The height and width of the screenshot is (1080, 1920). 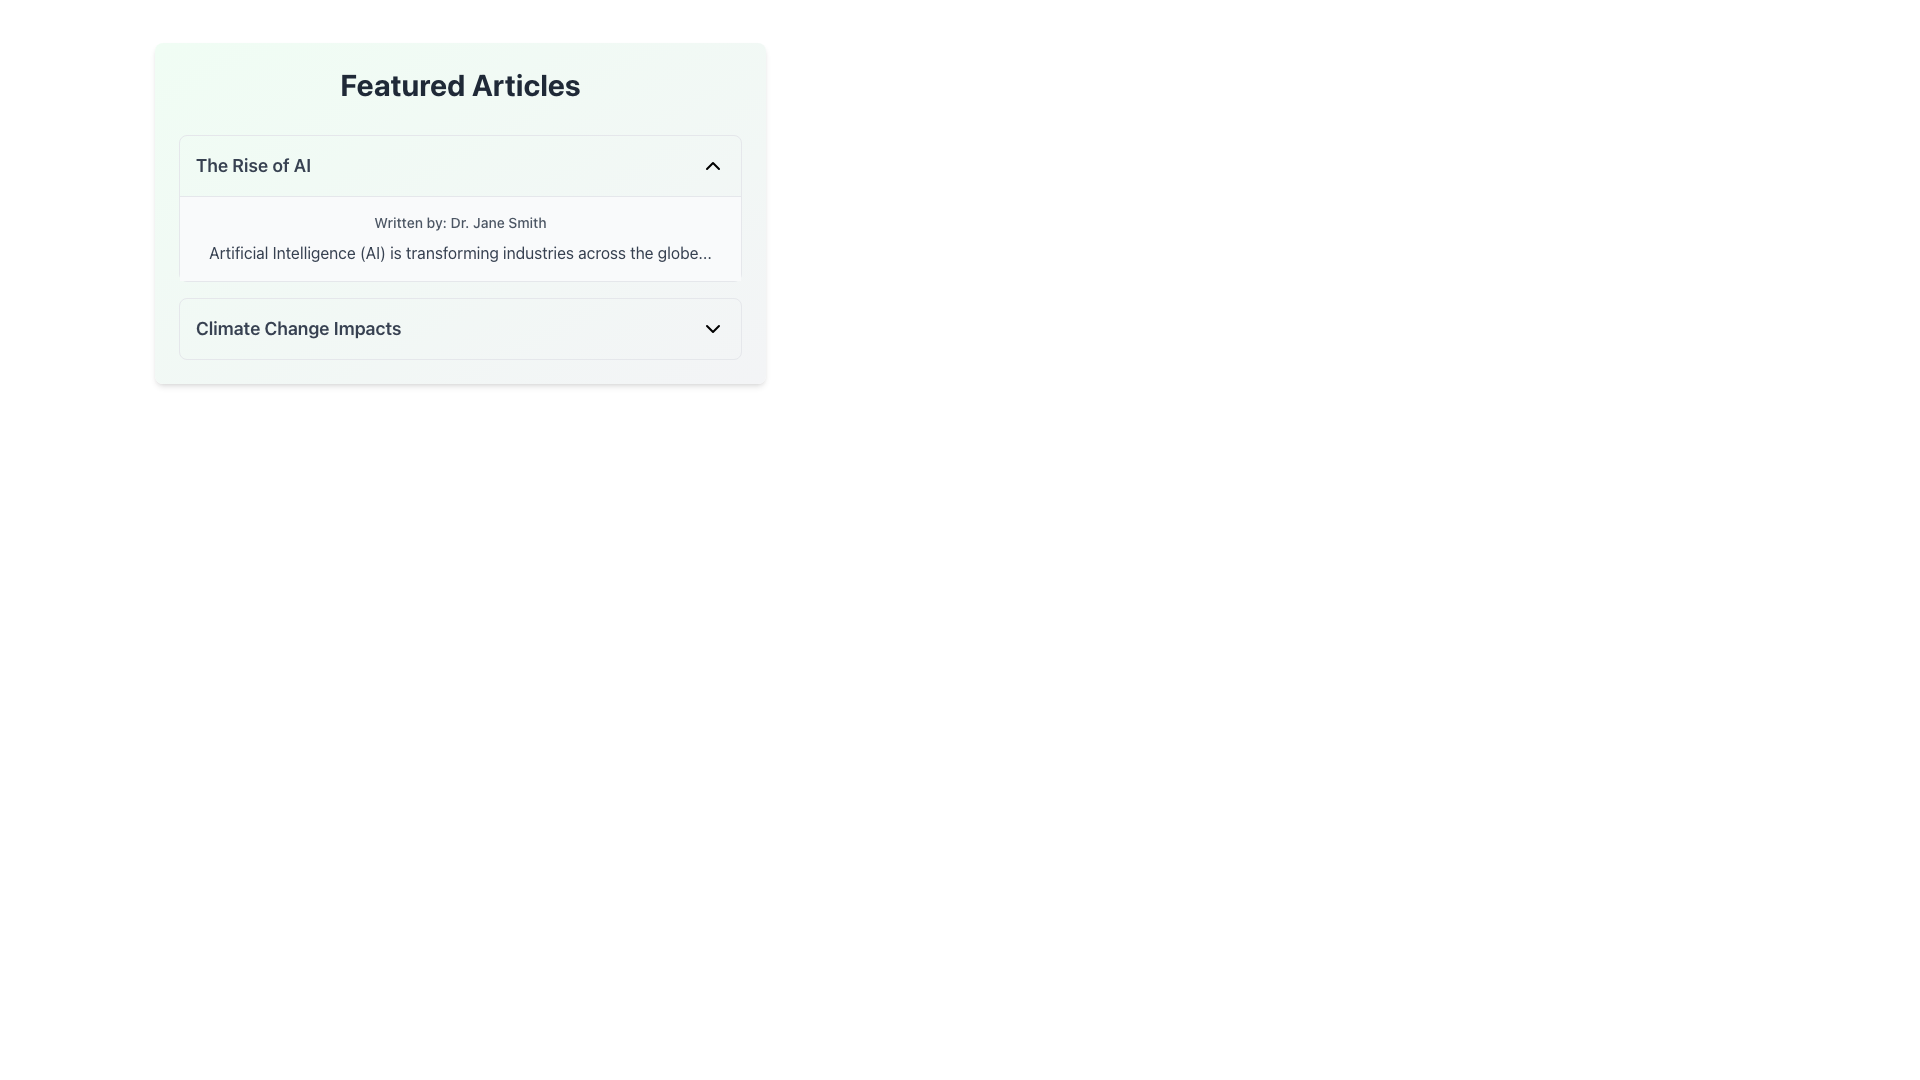 I want to click on the chevron icon at the rightmost end of the article titled 'The Rise of AI', so click(x=713, y=164).